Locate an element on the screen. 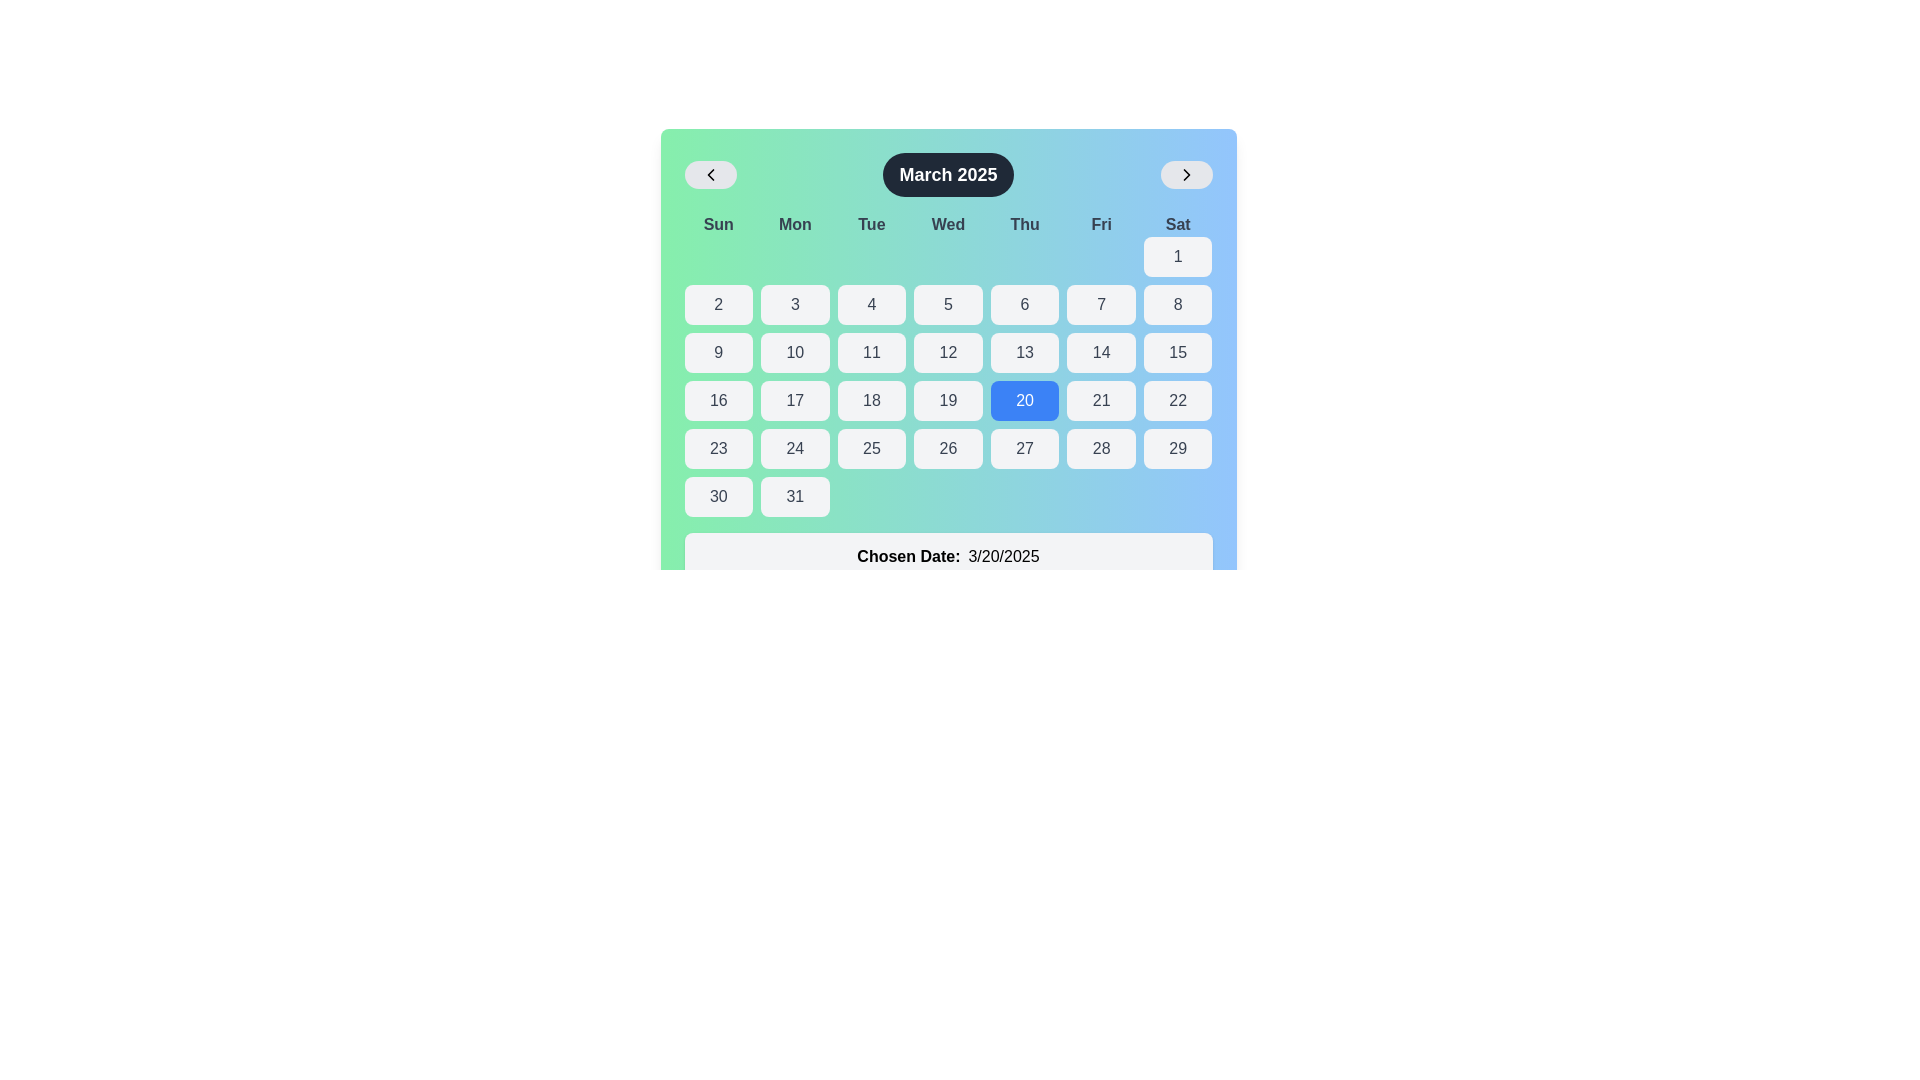  the text label displaying 'Mon', which is positioned as the second column in a seven-column grid of day abbreviations, located near the top-left corner of the interface is located at coordinates (794, 224).